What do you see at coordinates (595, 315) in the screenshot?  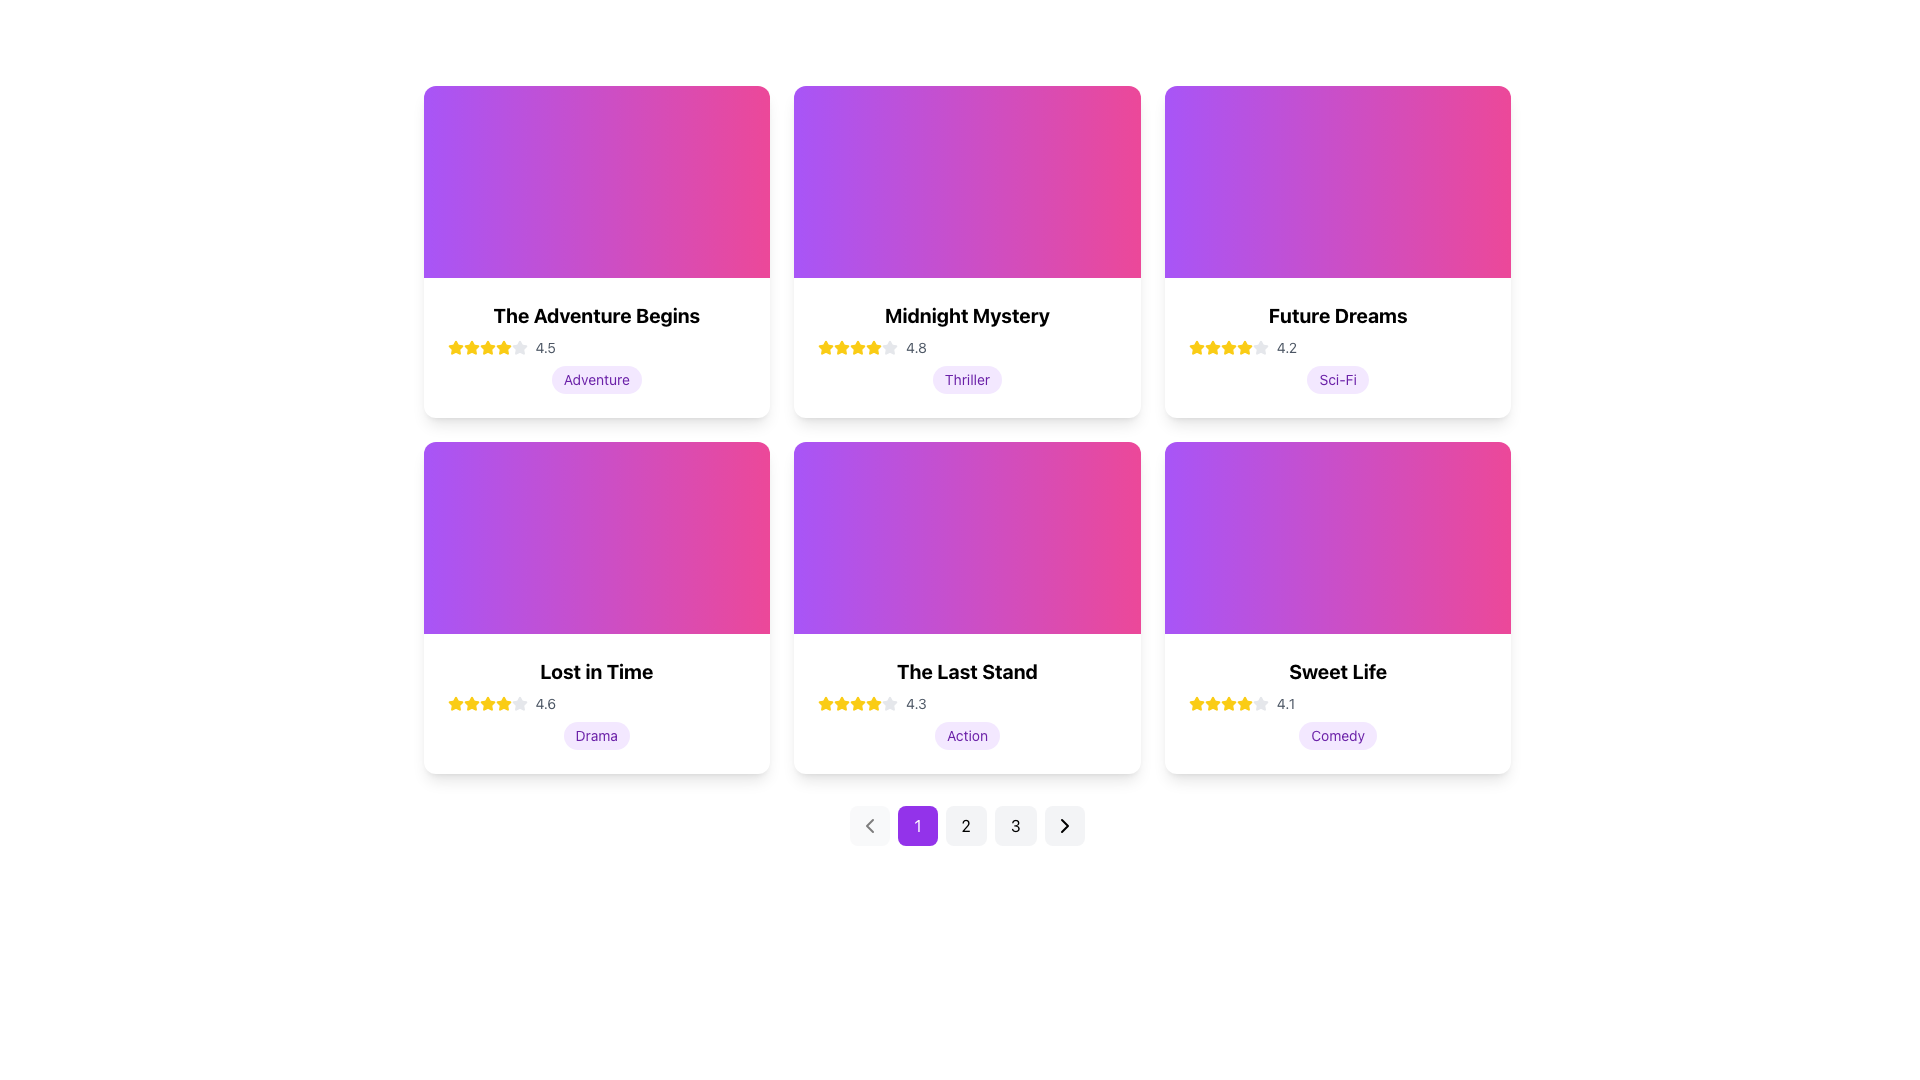 I see `the text block that features 'The Adventure Begins', which is styled in an extra-large, bold font and serves as the headline for the card layout` at bounding box center [595, 315].